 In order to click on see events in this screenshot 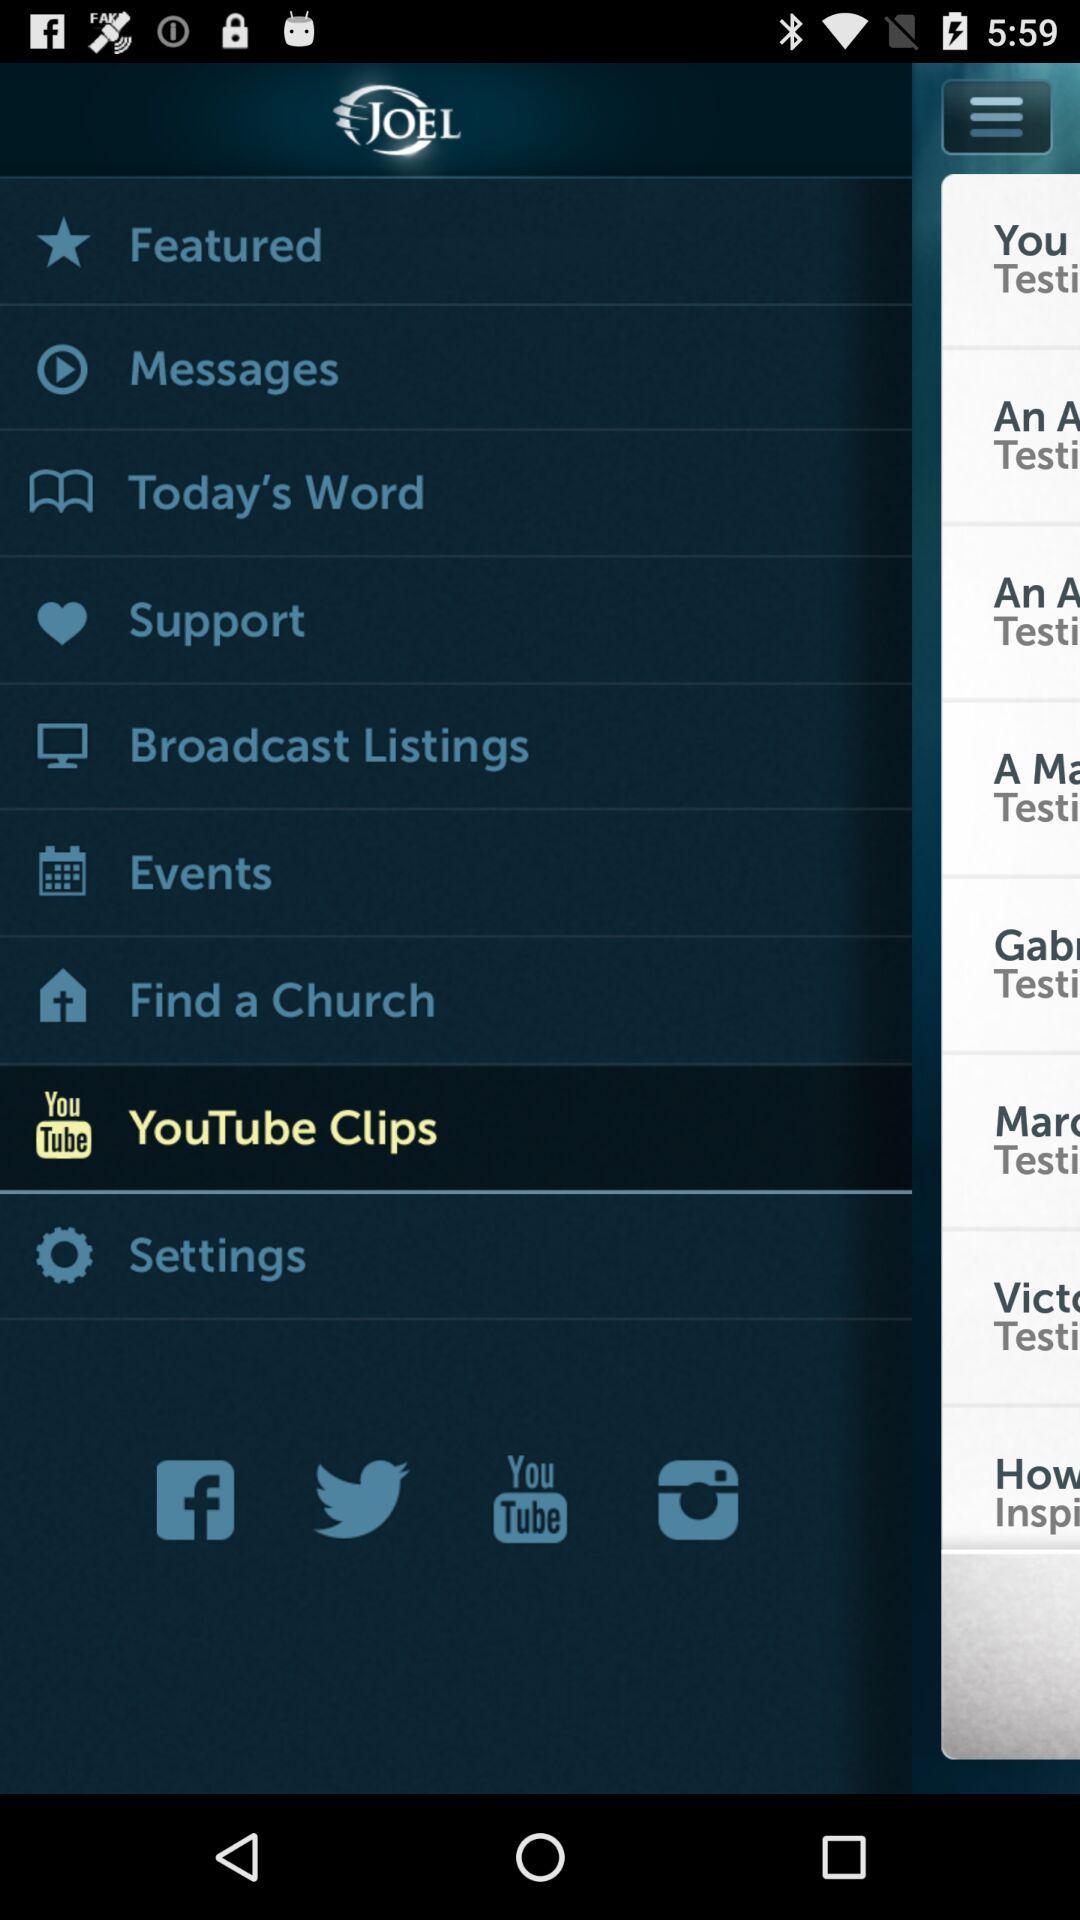, I will do `click(455, 875)`.